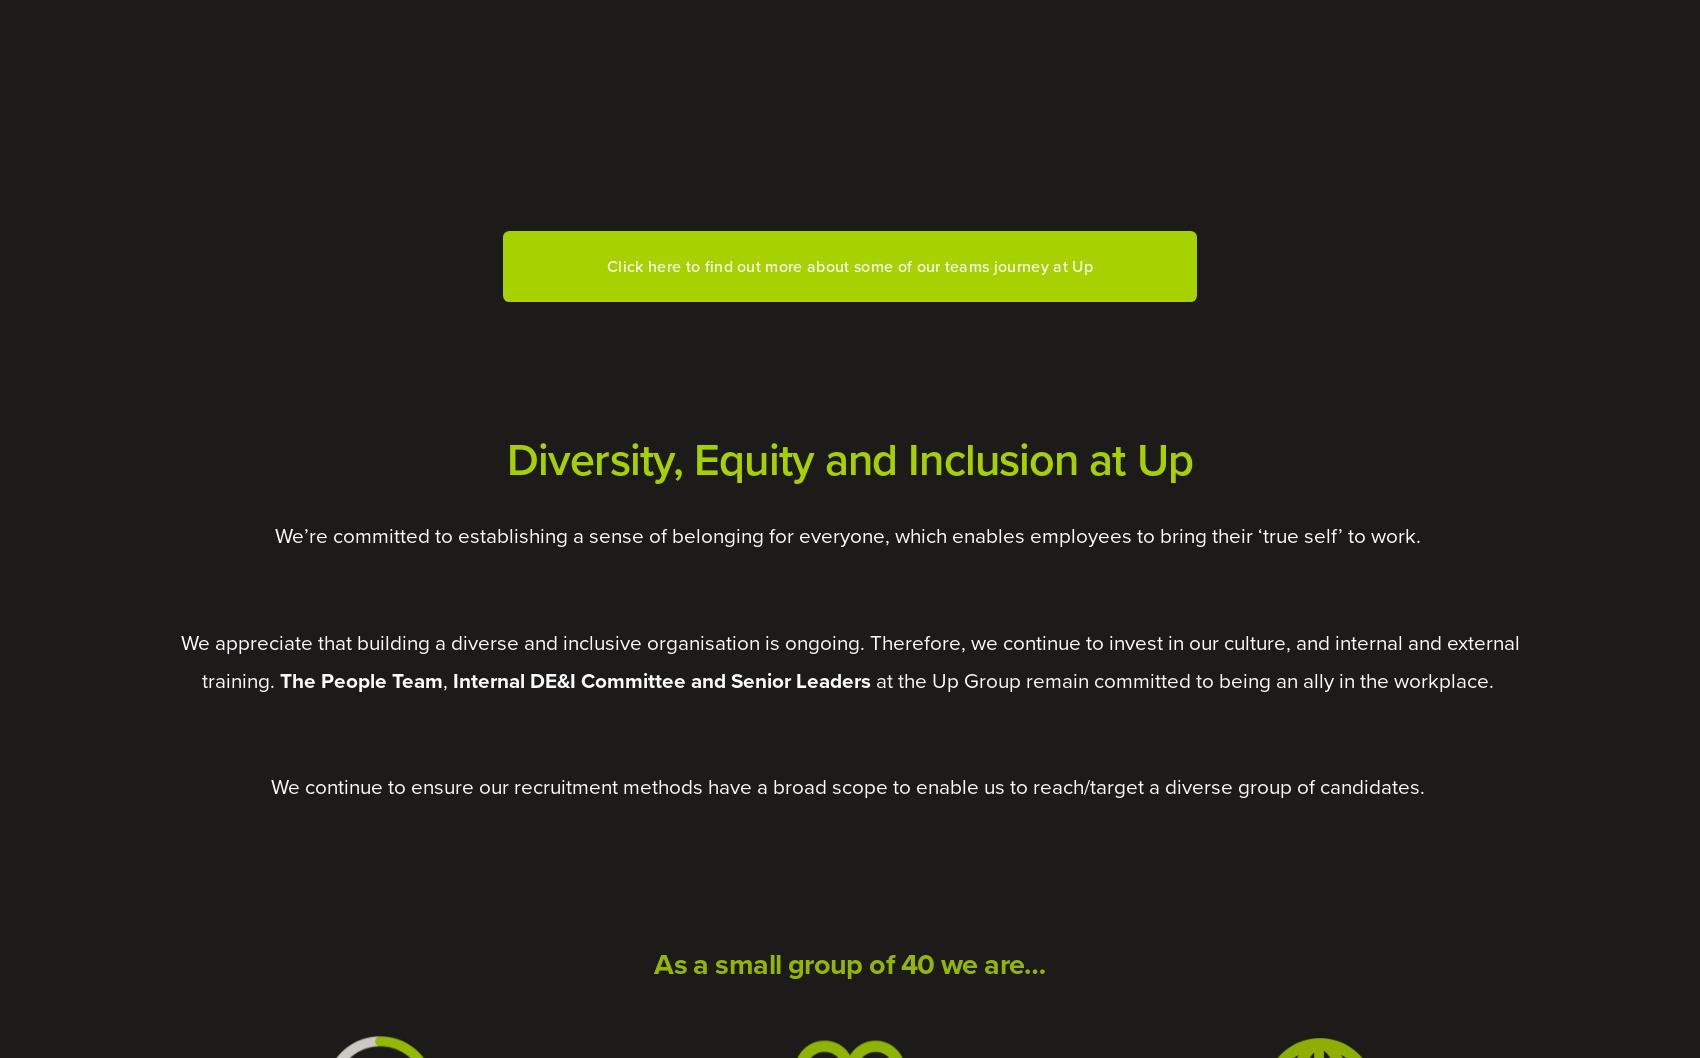 This screenshot has height=1058, width=1700. What do you see at coordinates (848, 535) in the screenshot?
I see `'We’re committed to establishing a sense of belonging for everyone, which enables employees to bring their ‘true self’ to work.'` at bounding box center [848, 535].